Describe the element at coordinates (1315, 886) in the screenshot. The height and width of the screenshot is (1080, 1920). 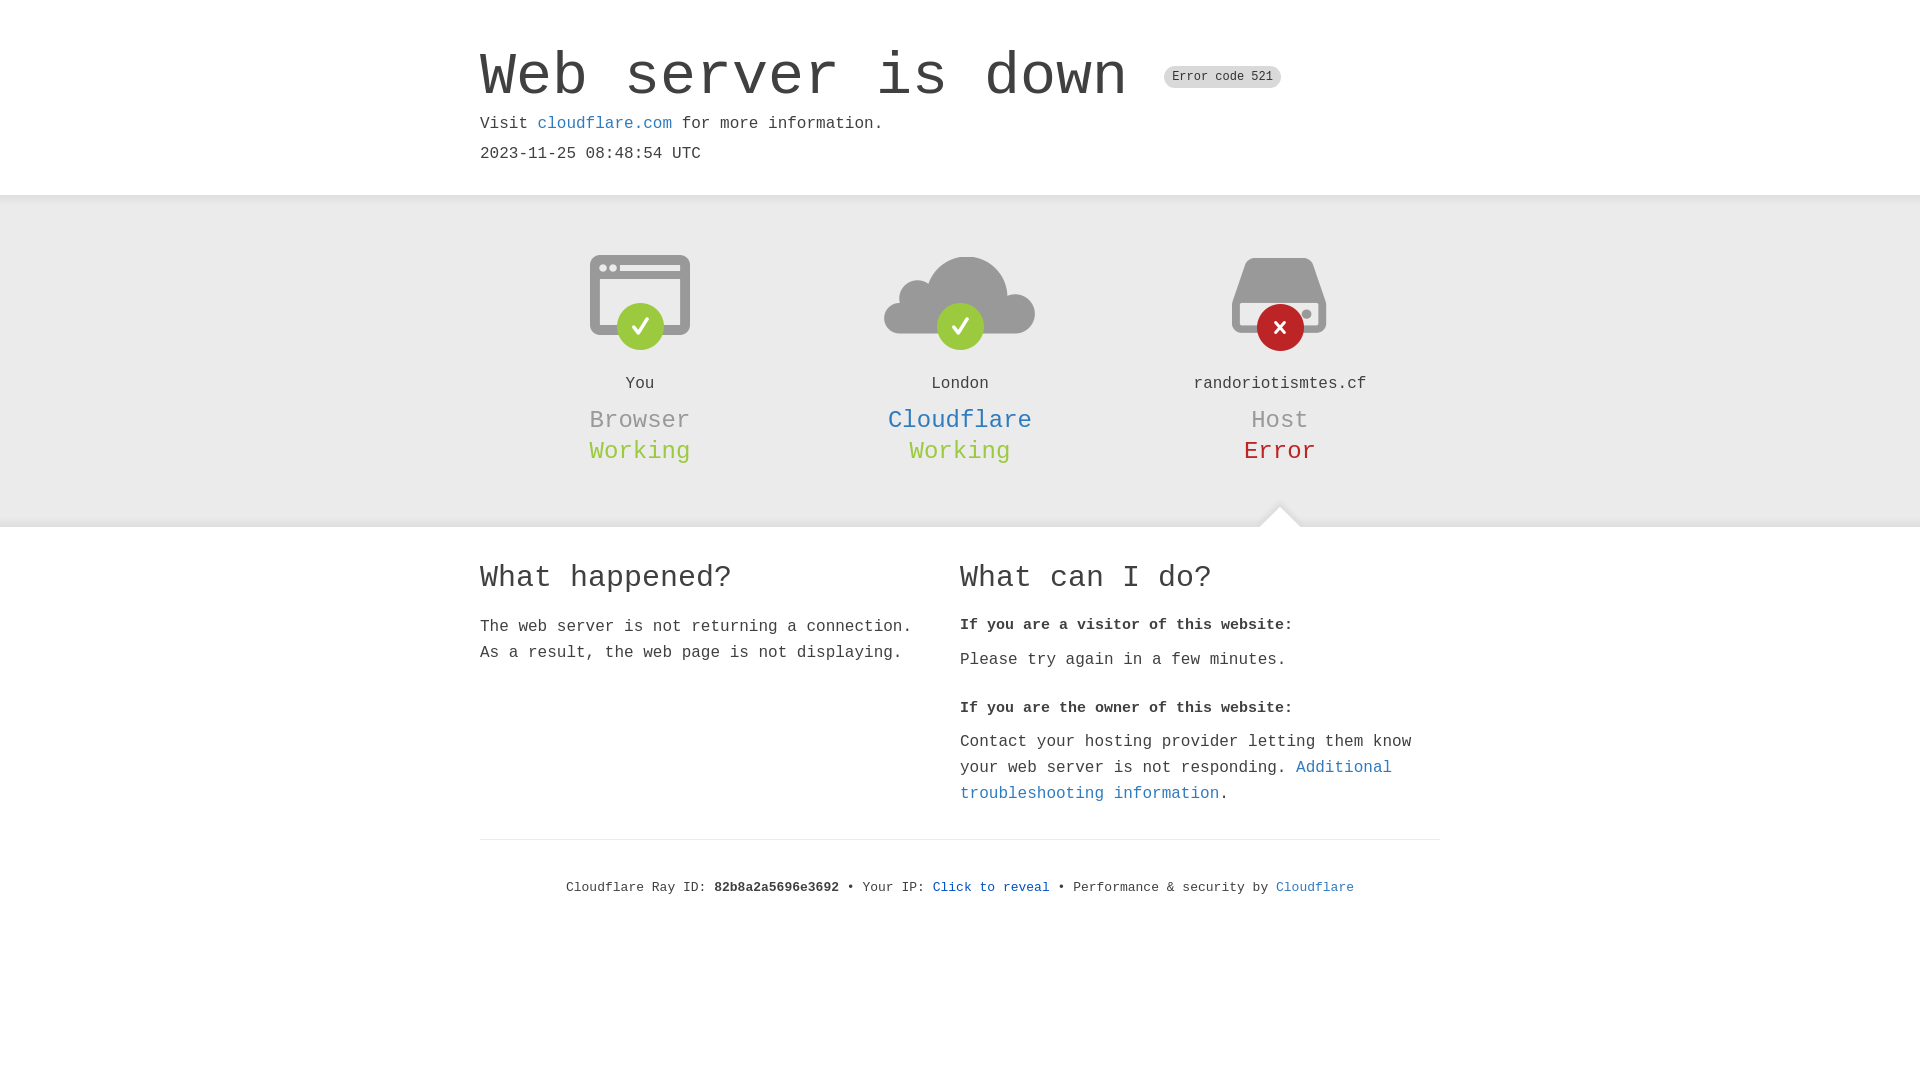
I see `'Cloudflare'` at that location.